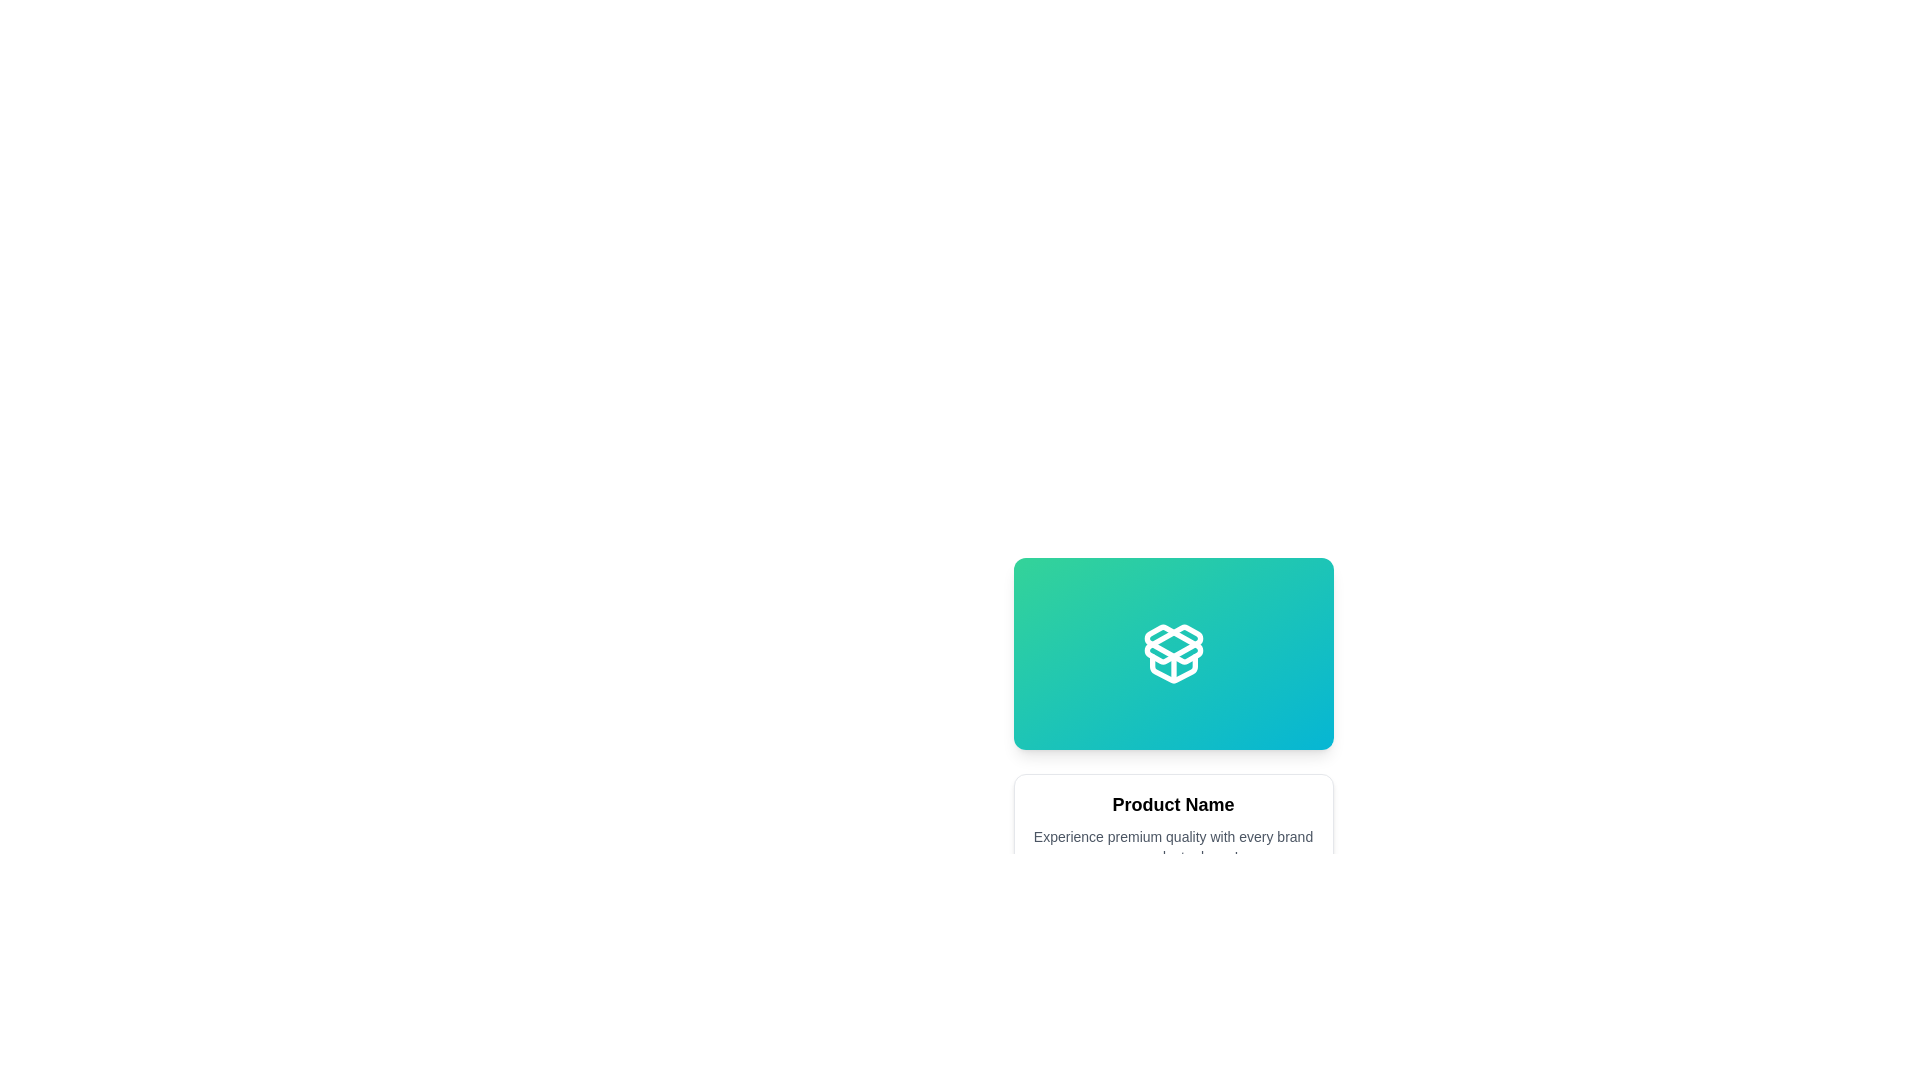 The height and width of the screenshot is (1080, 1920). I want to click on the text block located below the 'Product Name' heading within the card structure, so click(1173, 847).